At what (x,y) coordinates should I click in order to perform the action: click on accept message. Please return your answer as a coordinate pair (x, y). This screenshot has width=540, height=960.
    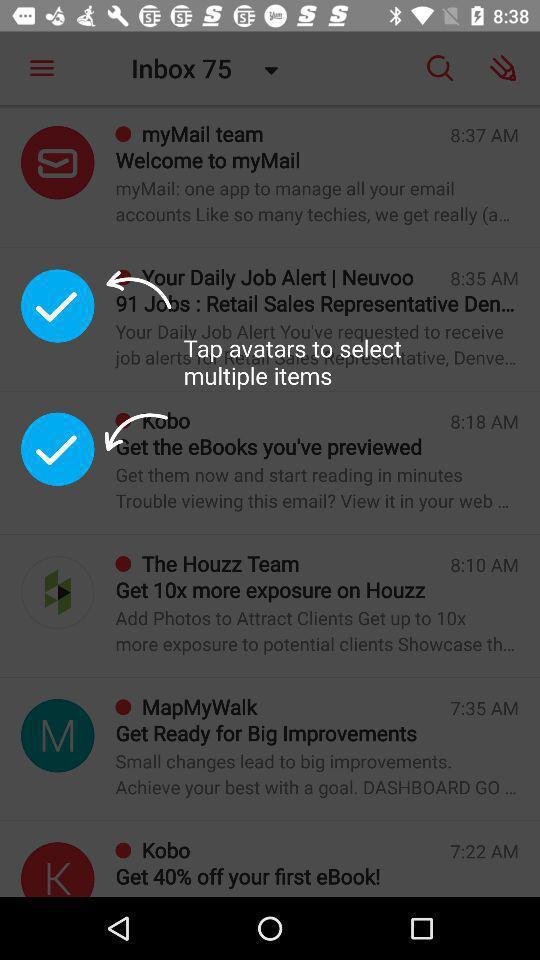
    Looking at the image, I should click on (57, 449).